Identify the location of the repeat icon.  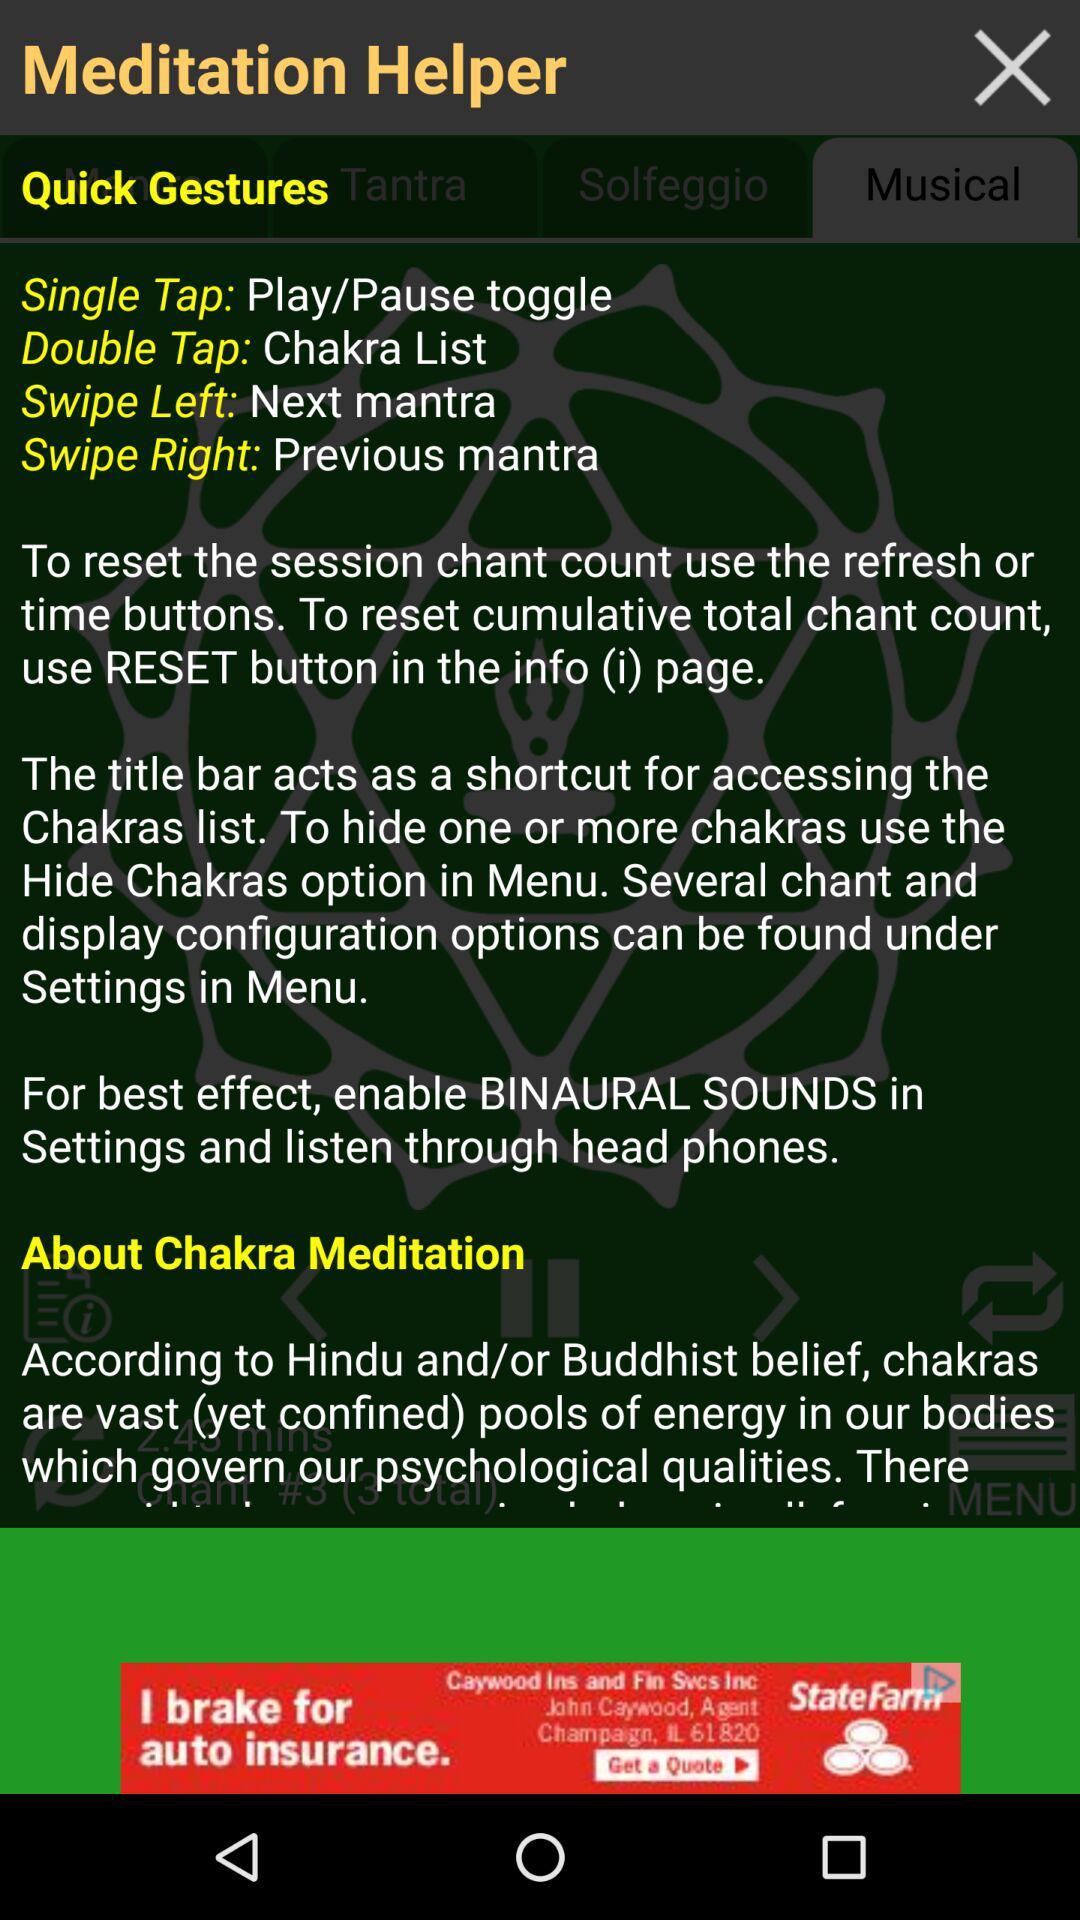
(1012, 1388).